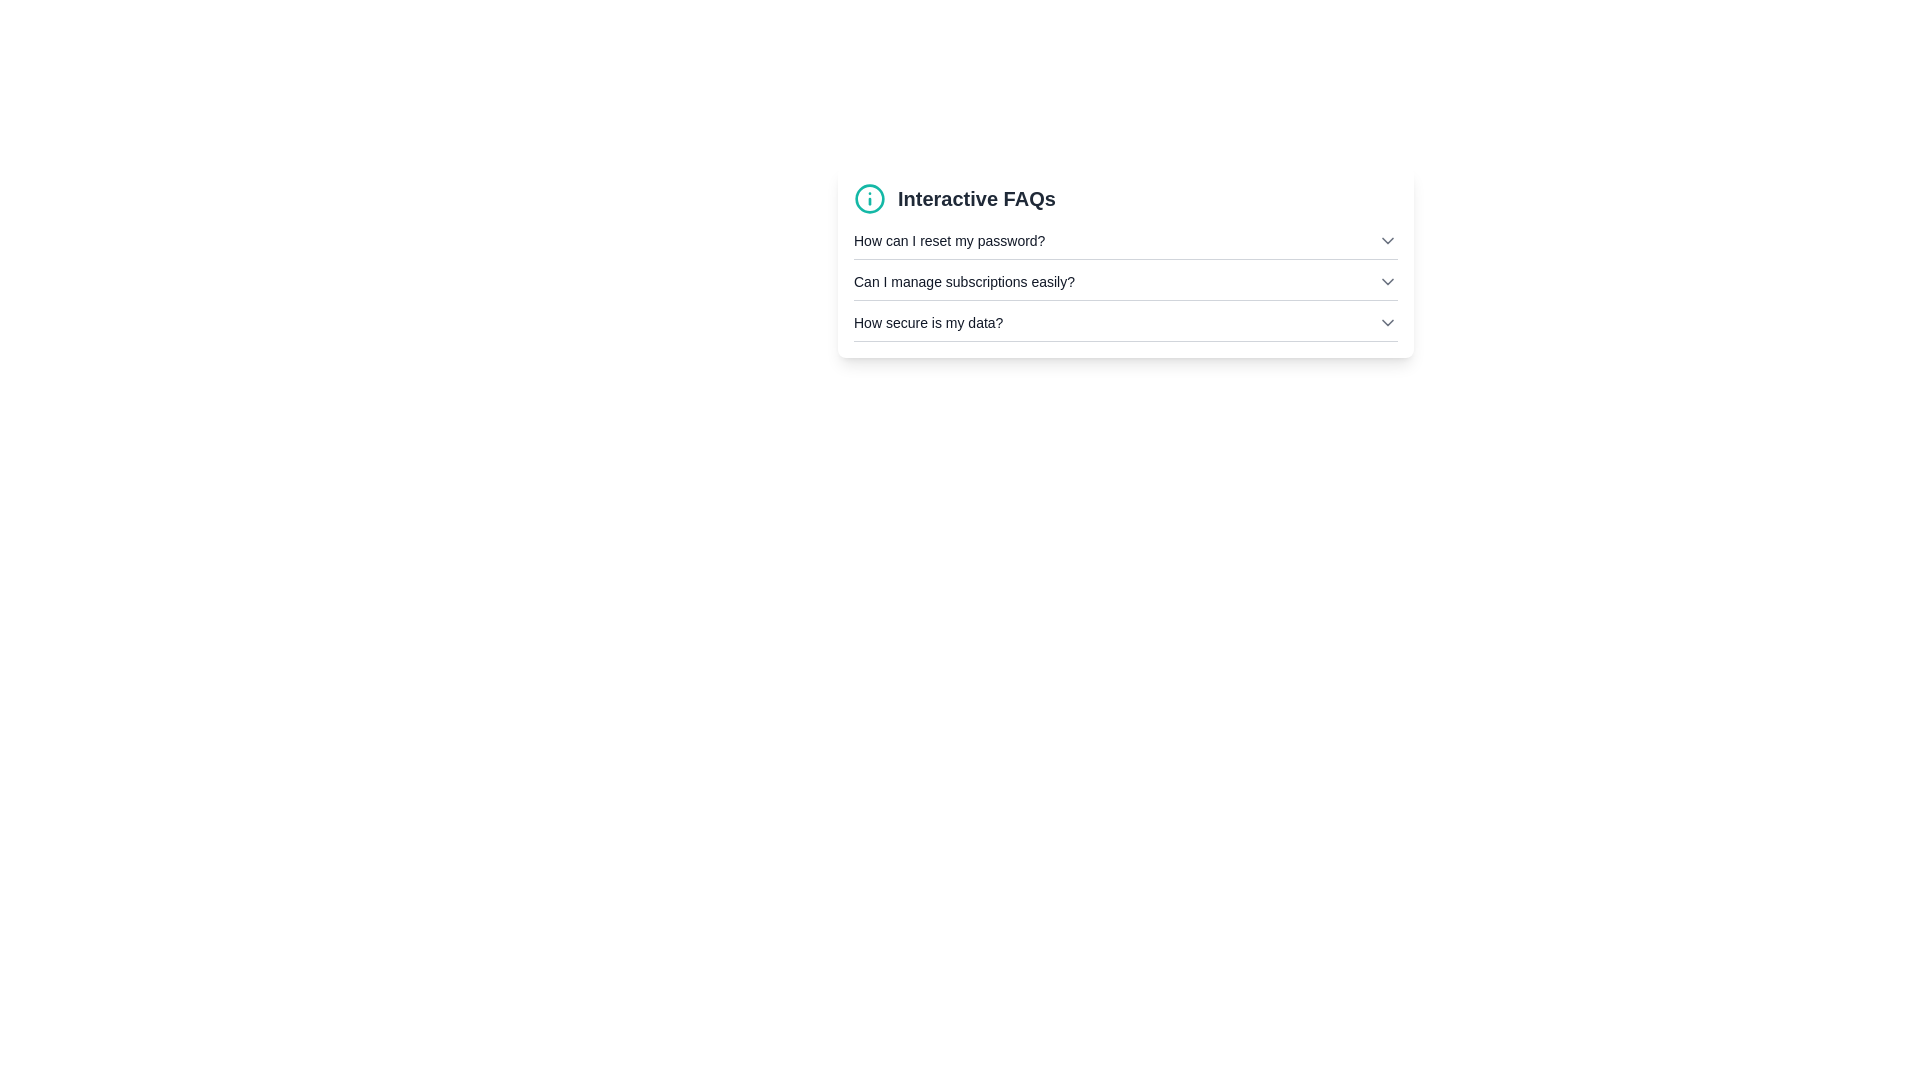 This screenshot has width=1920, height=1080. I want to click on the downward-pointing chevron icon, which is styled gray and located to the right of the text 'Can I manage subscriptions easily?', so click(1386, 281).